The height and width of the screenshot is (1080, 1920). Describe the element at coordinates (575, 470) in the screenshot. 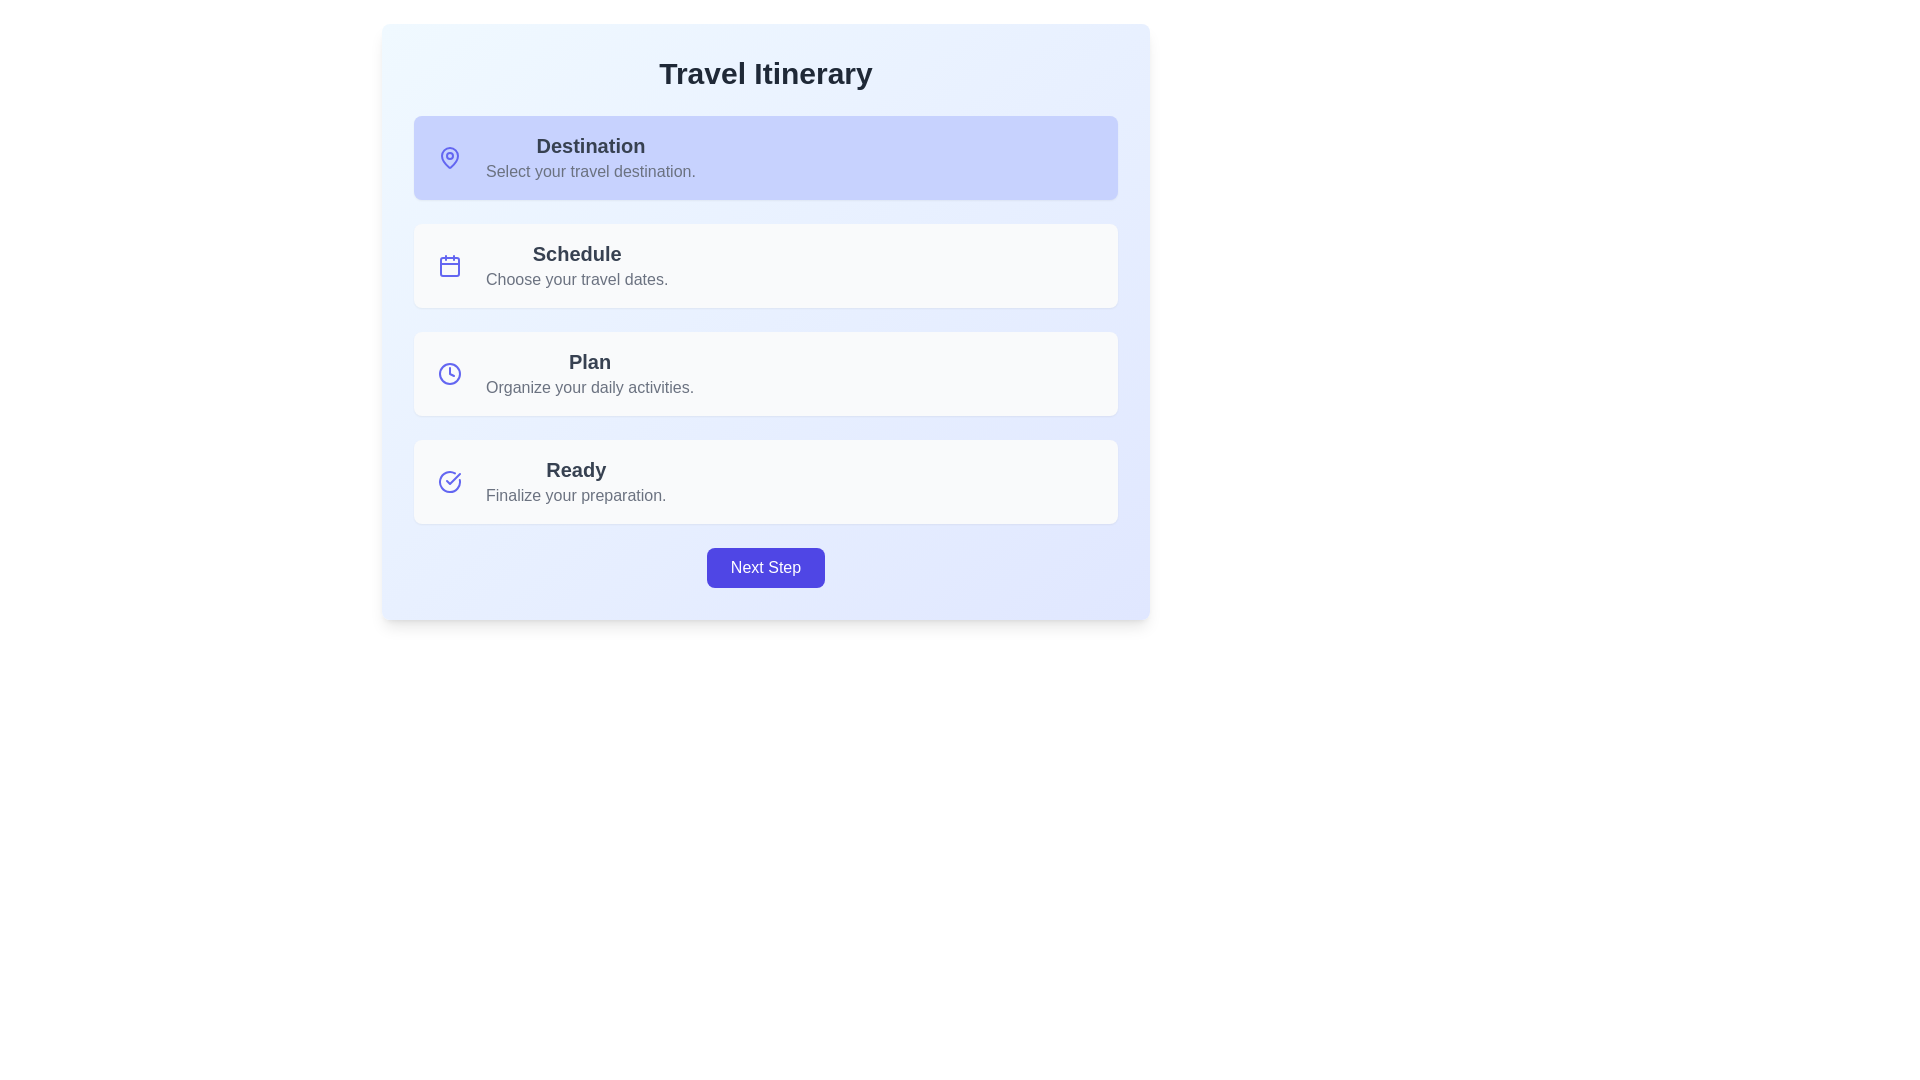

I see `the static text label 'Ready' which is styled in a bold typeface and prominently displayed as the main heading of the fourth step card in a multi-step process` at that location.